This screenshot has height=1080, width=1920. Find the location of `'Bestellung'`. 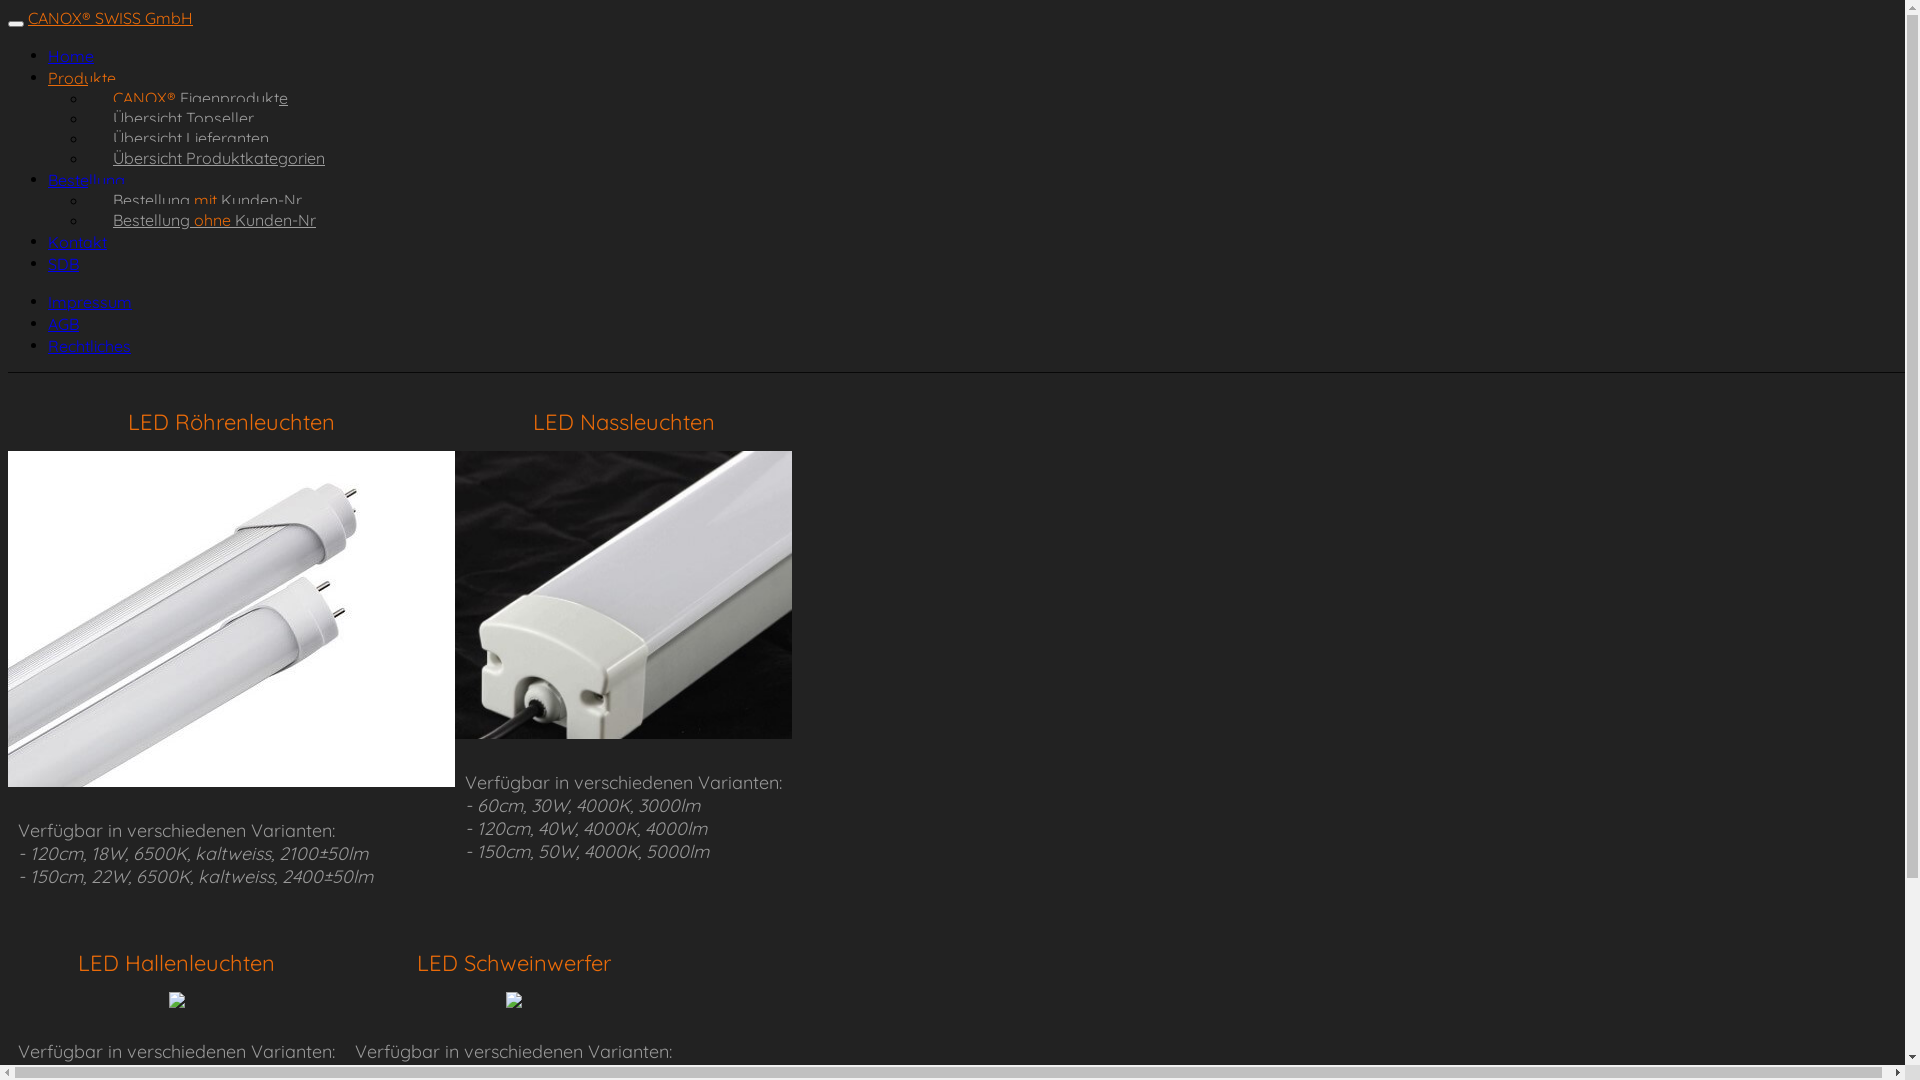

'Bestellung' is located at coordinates (85, 180).